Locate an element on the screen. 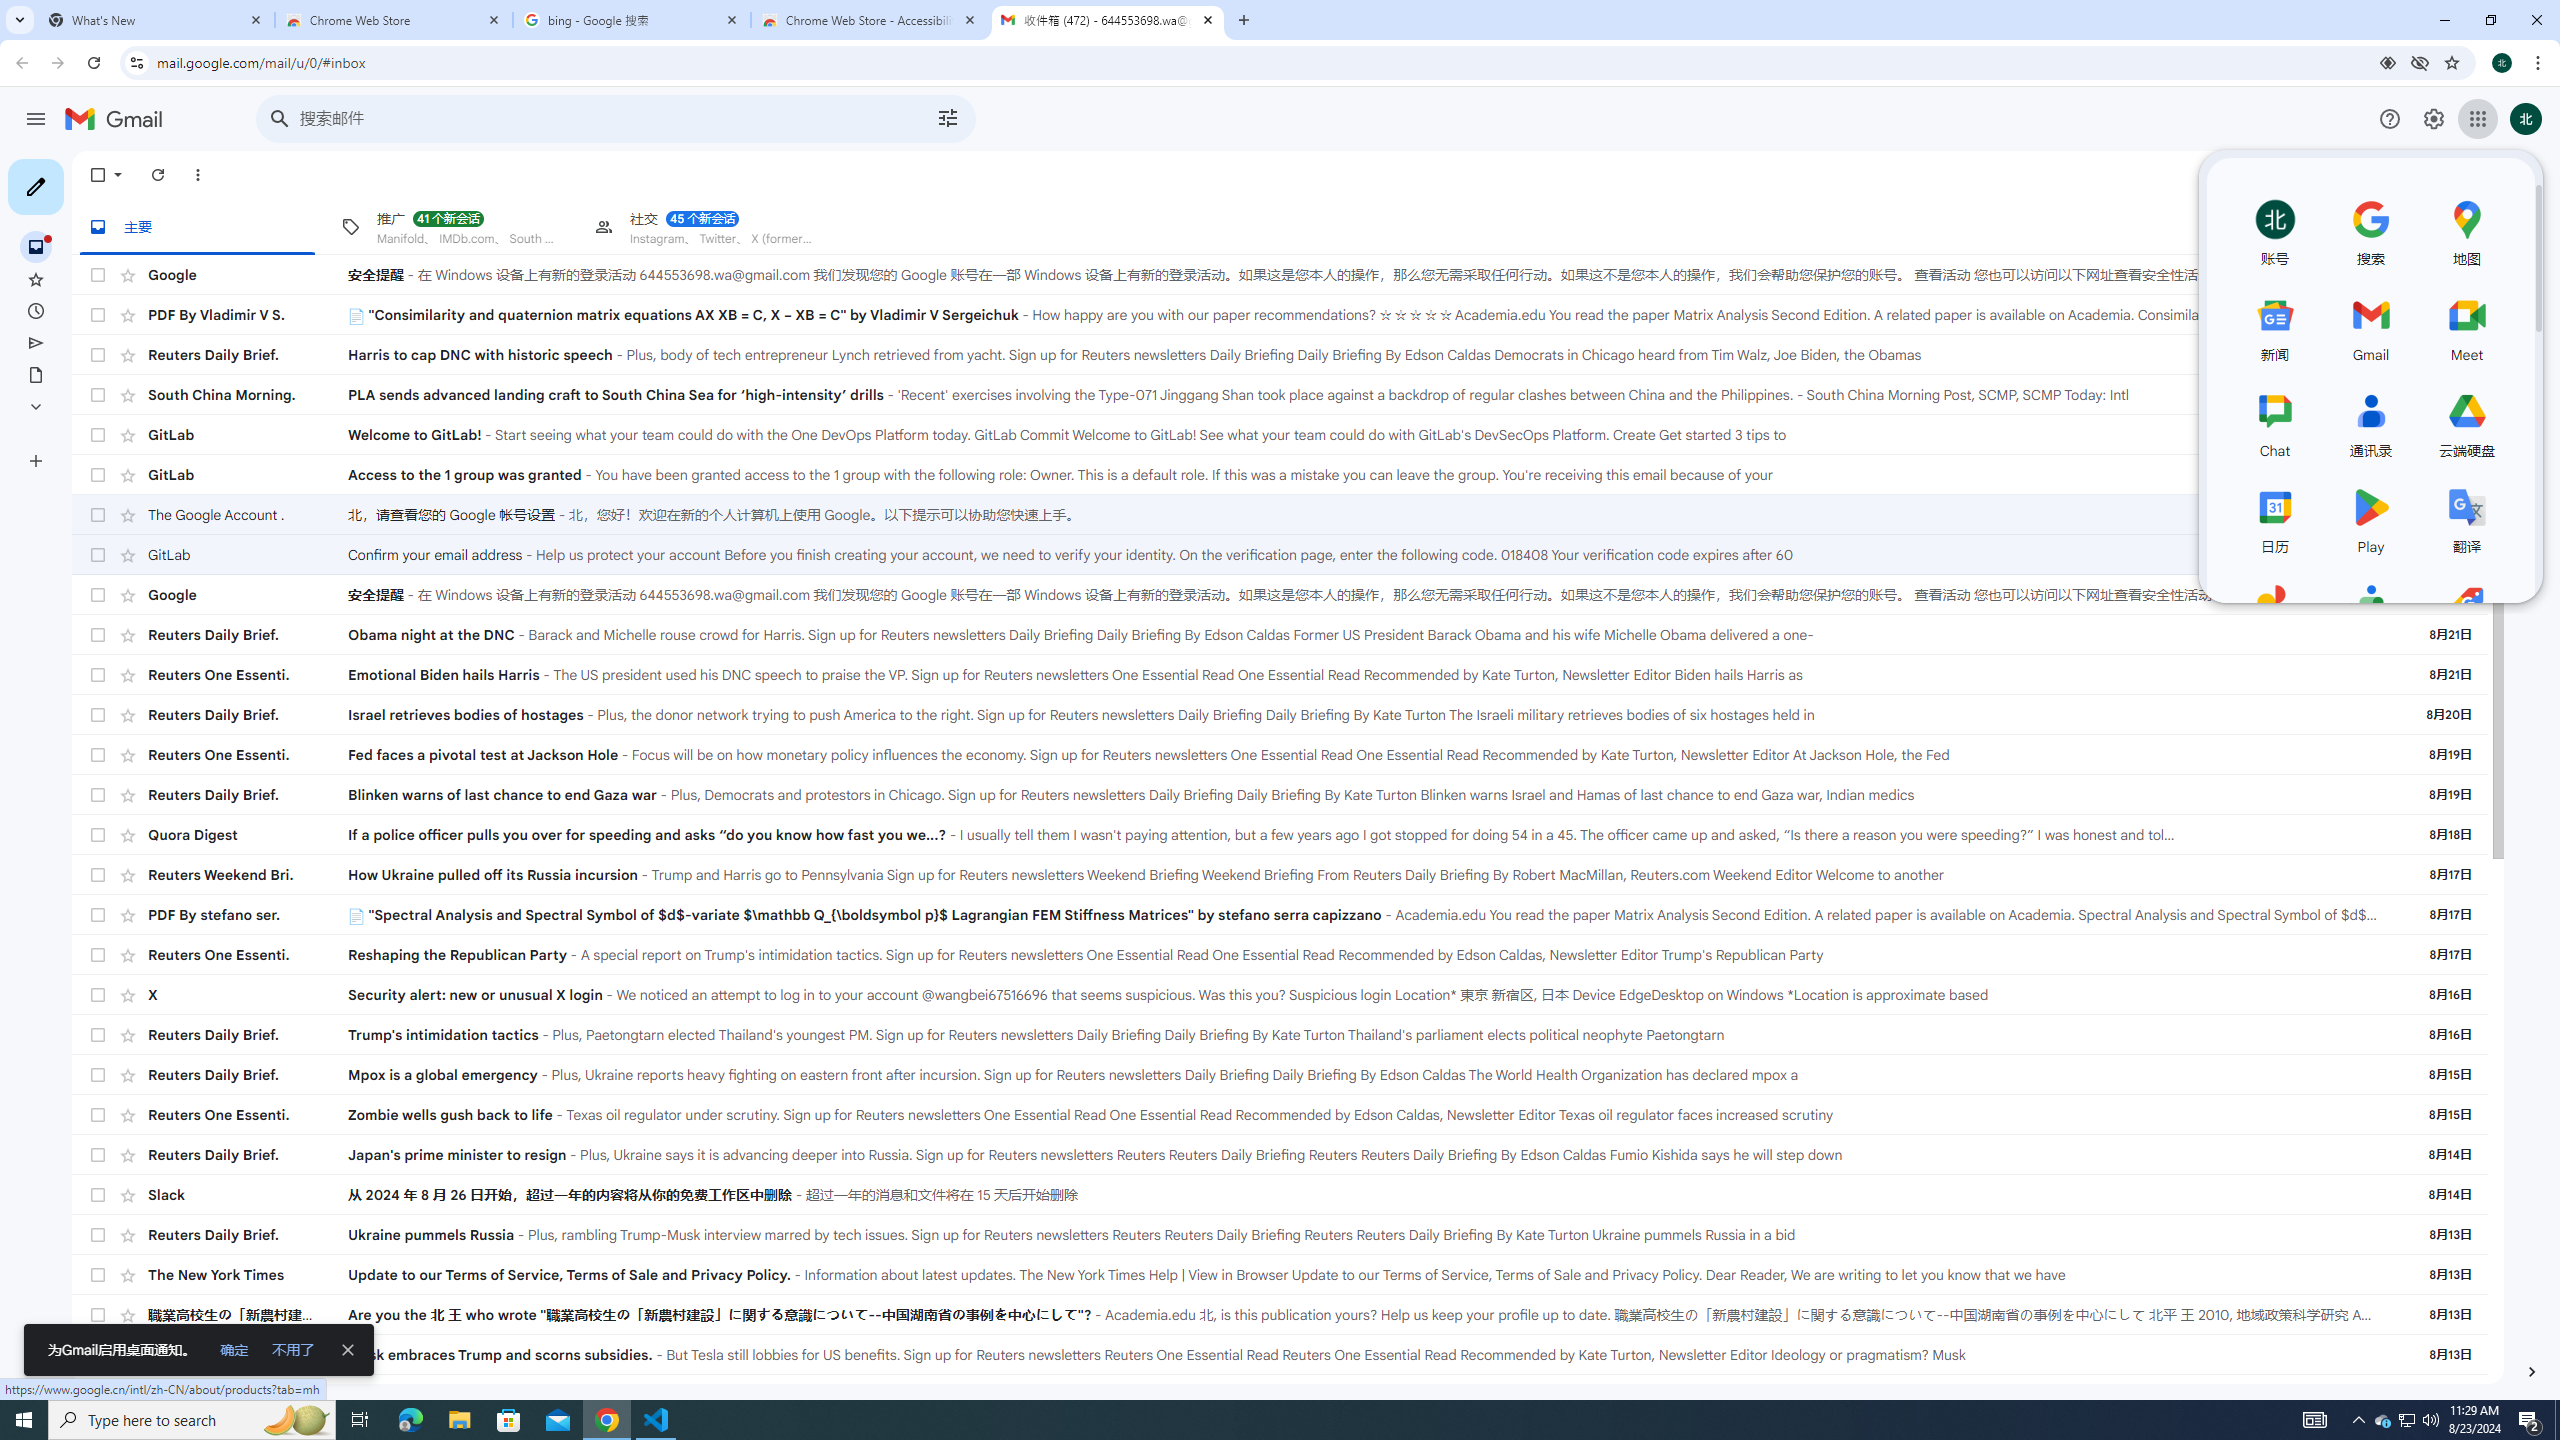 The width and height of the screenshot is (2560, 1440). 'Chrome Web Store' is located at coordinates (394, 19).